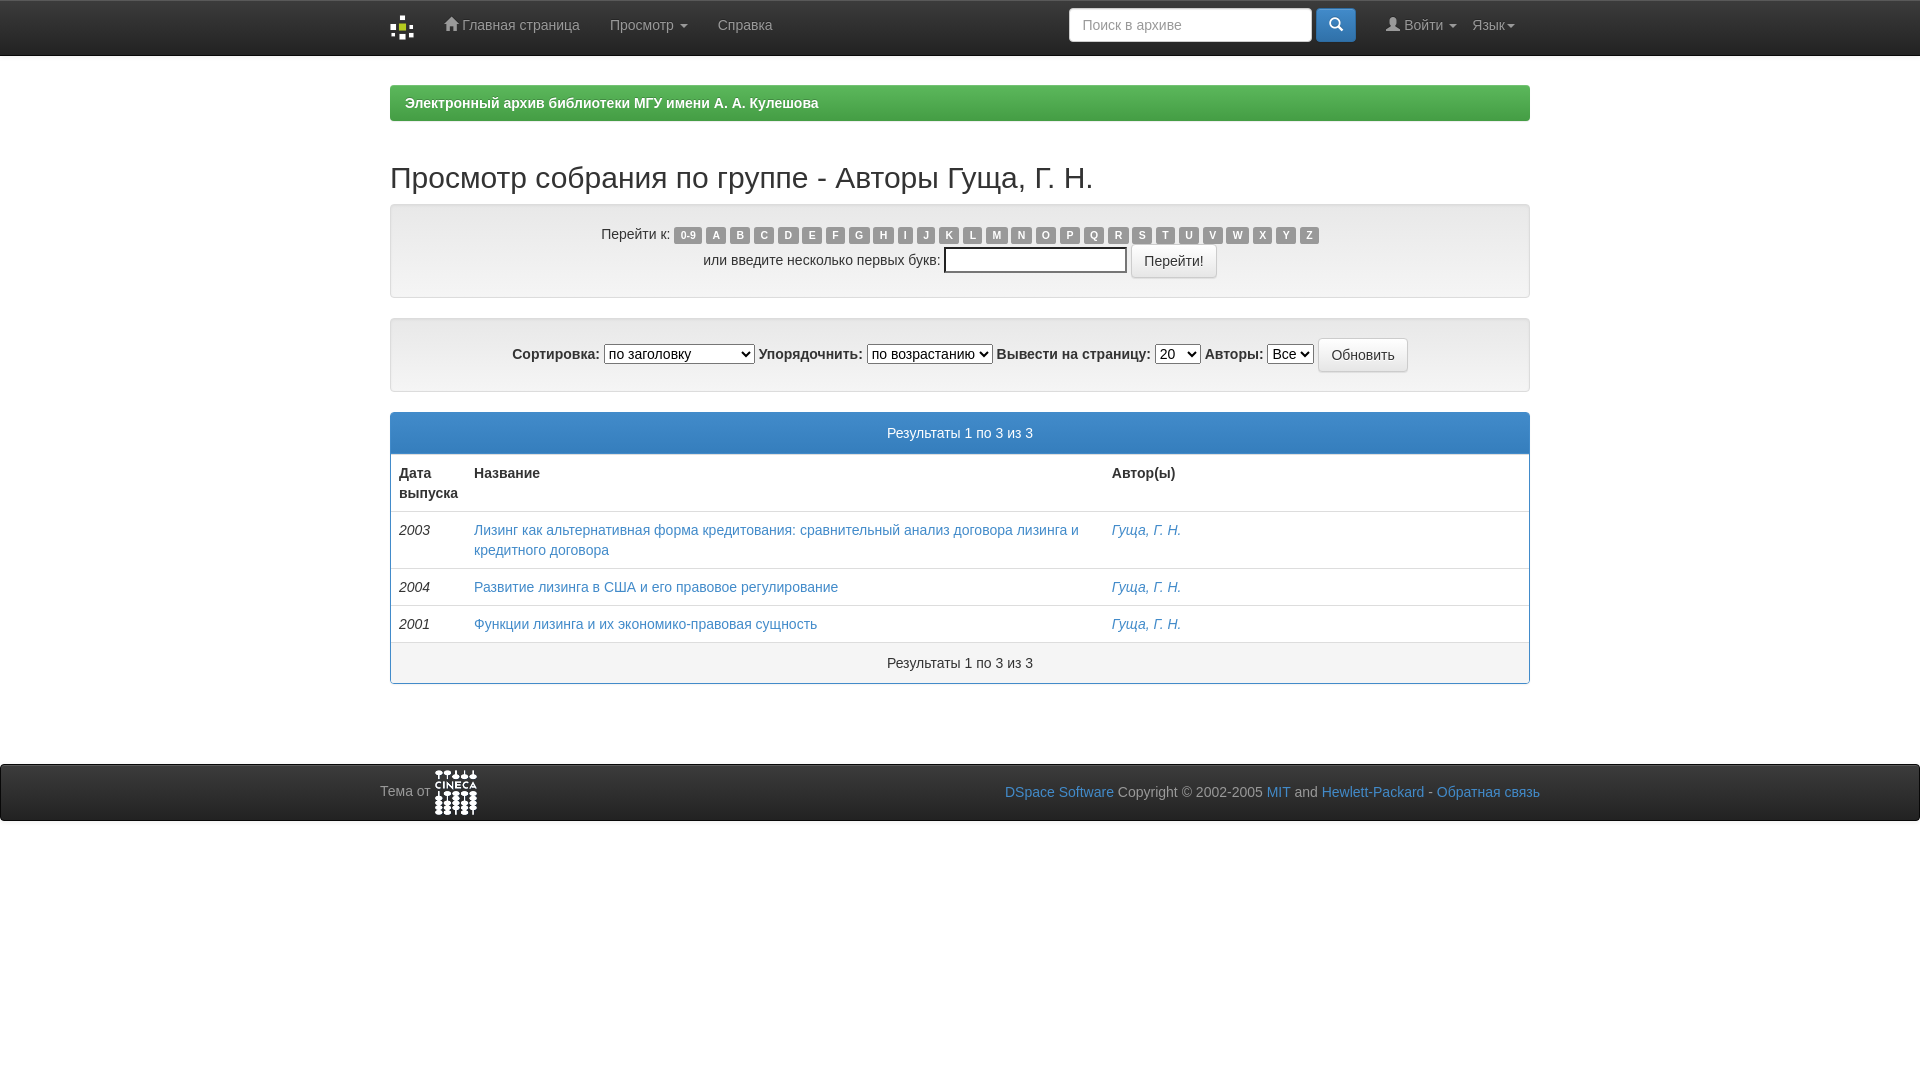 The width and height of the screenshot is (1920, 1080). What do you see at coordinates (1093, 234) in the screenshot?
I see `'Q'` at bounding box center [1093, 234].